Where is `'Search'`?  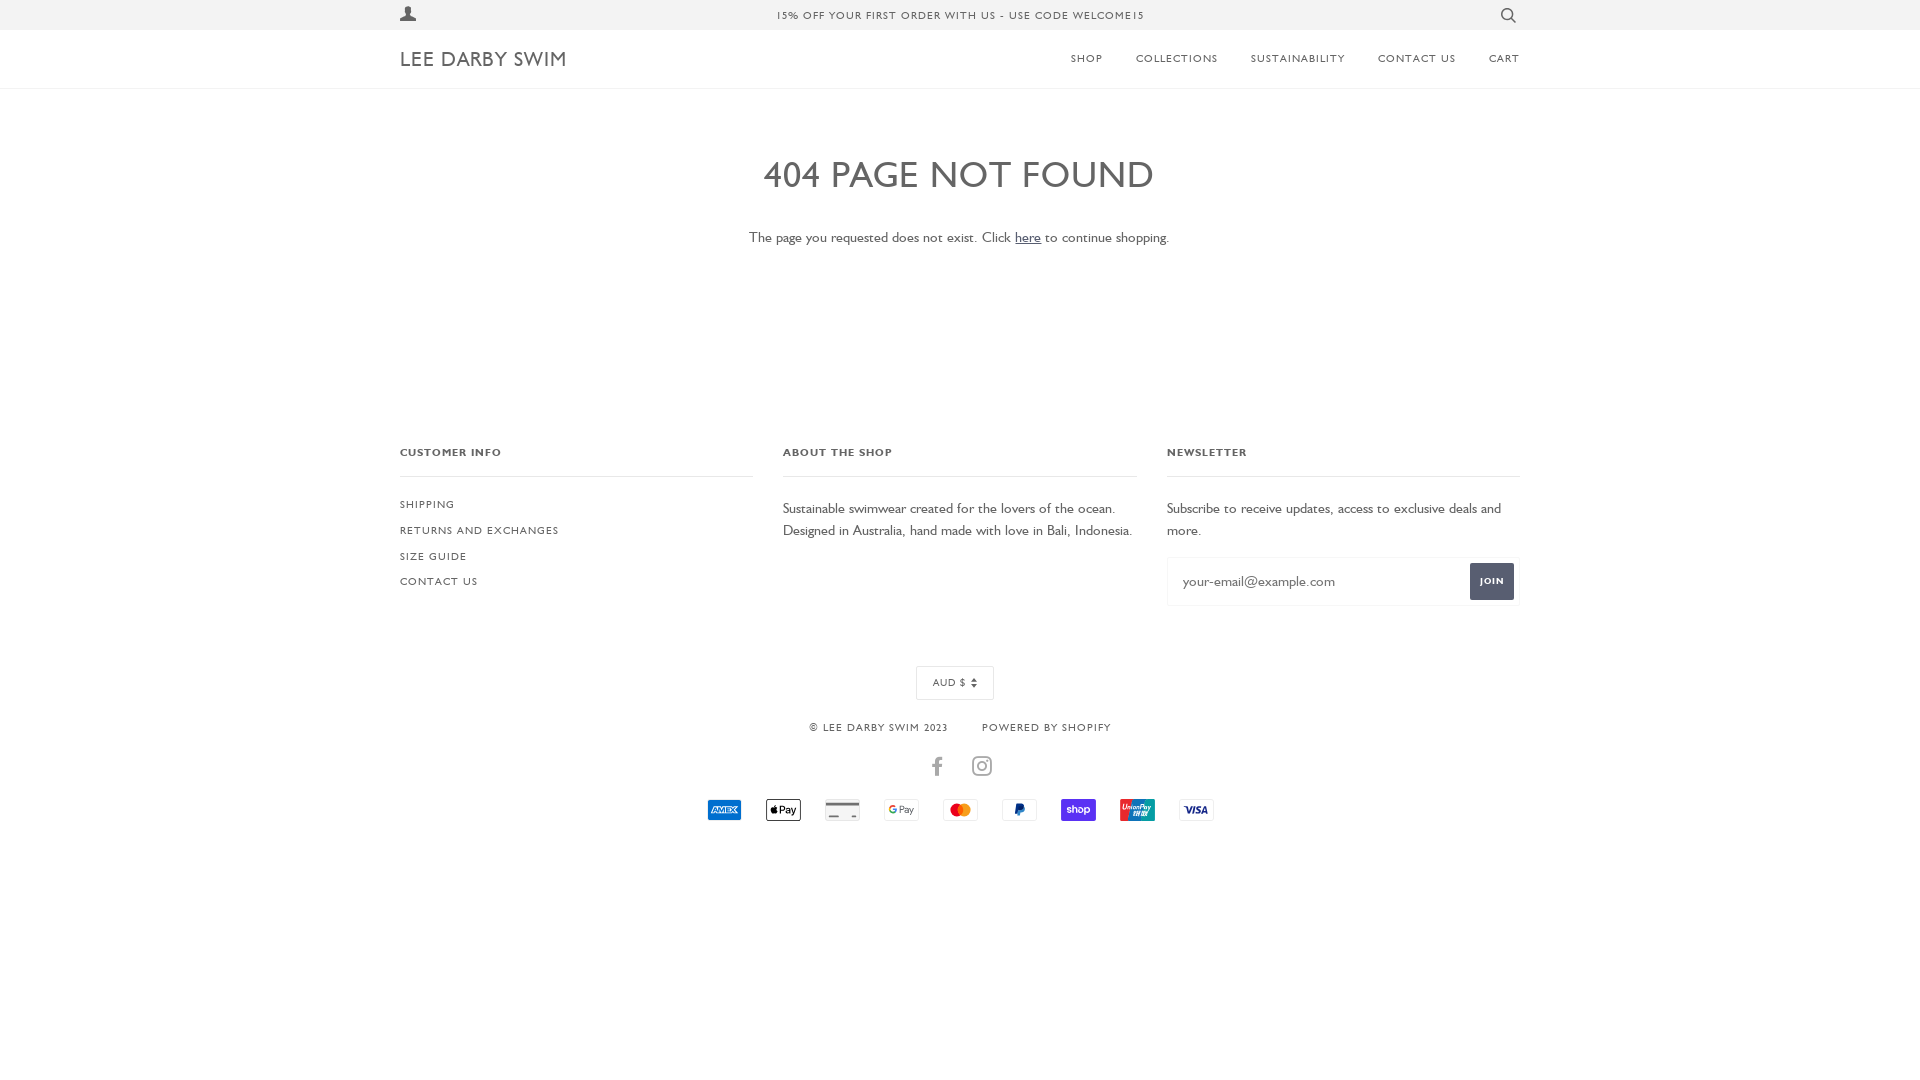 'Search' is located at coordinates (1494, 15).